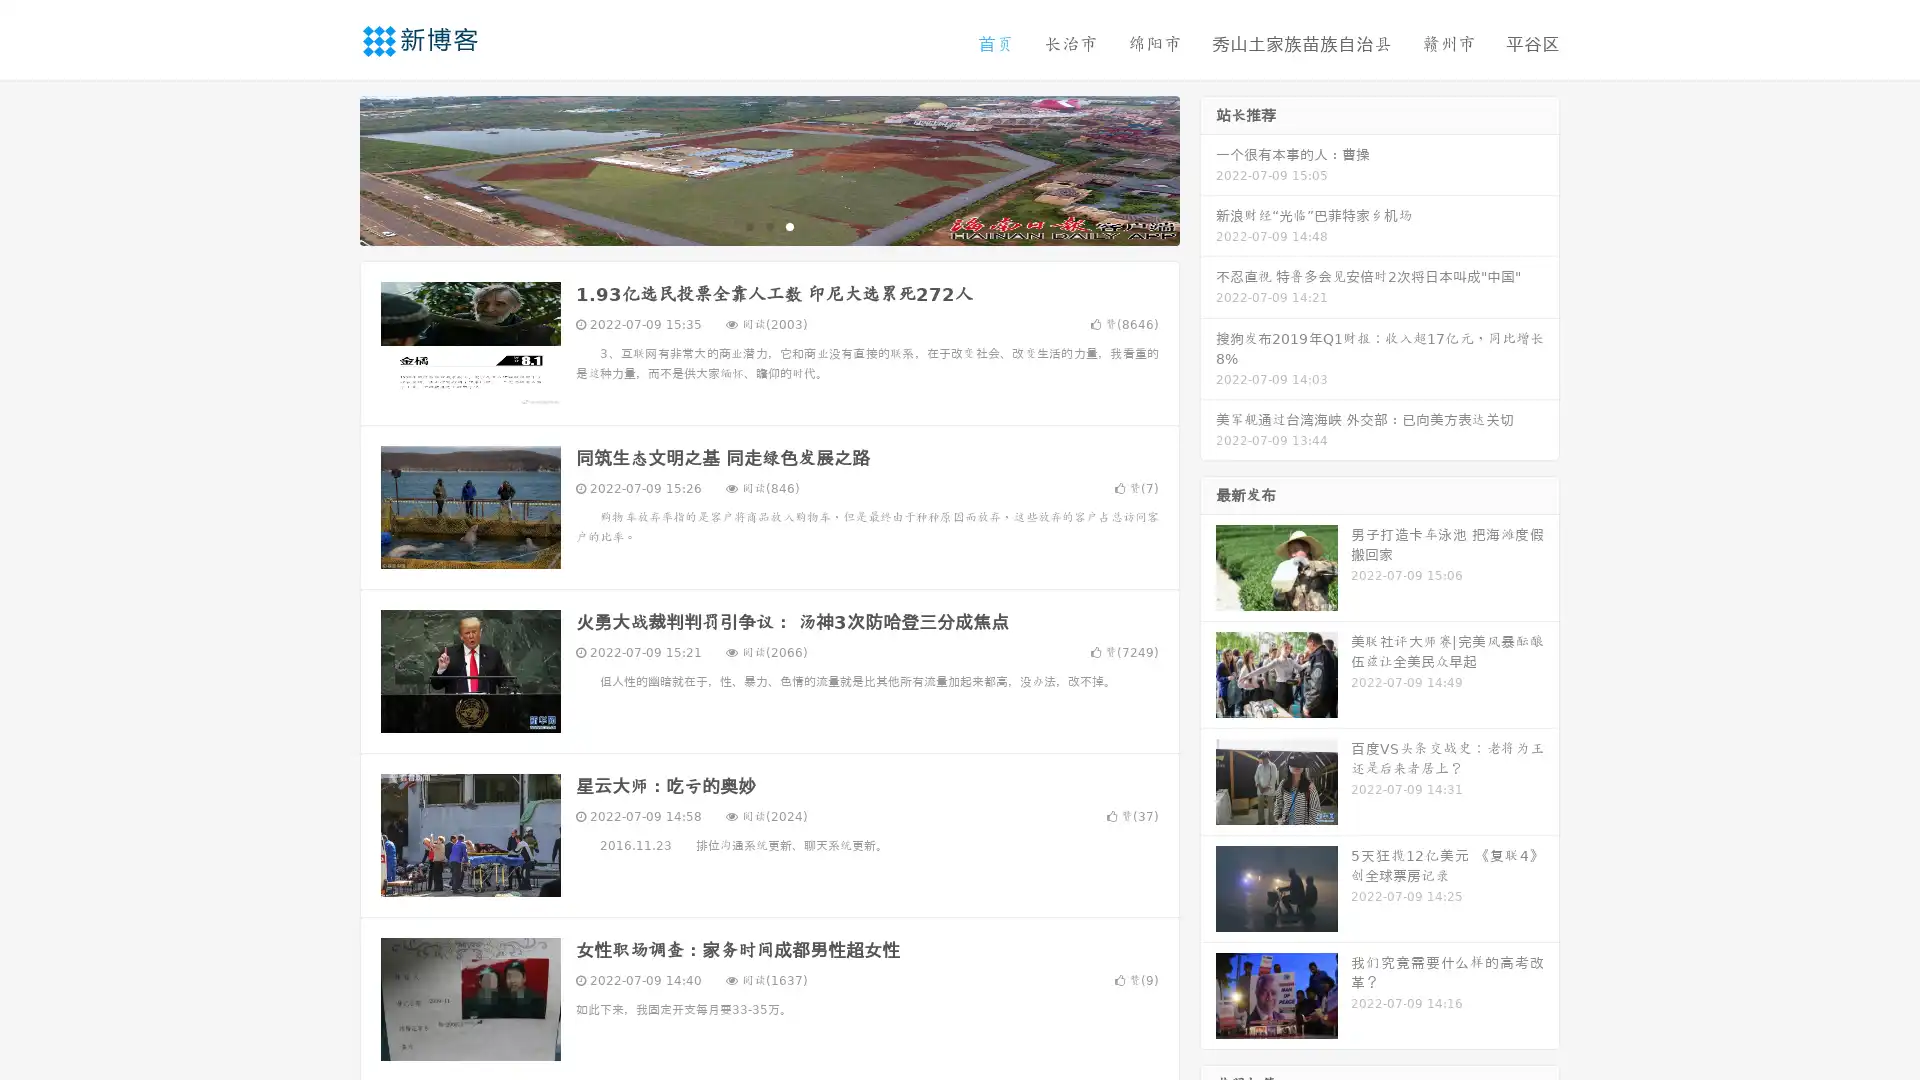 This screenshot has height=1080, width=1920. What do you see at coordinates (330, 168) in the screenshot?
I see `Previous slide` at bounding box center [330, 168].